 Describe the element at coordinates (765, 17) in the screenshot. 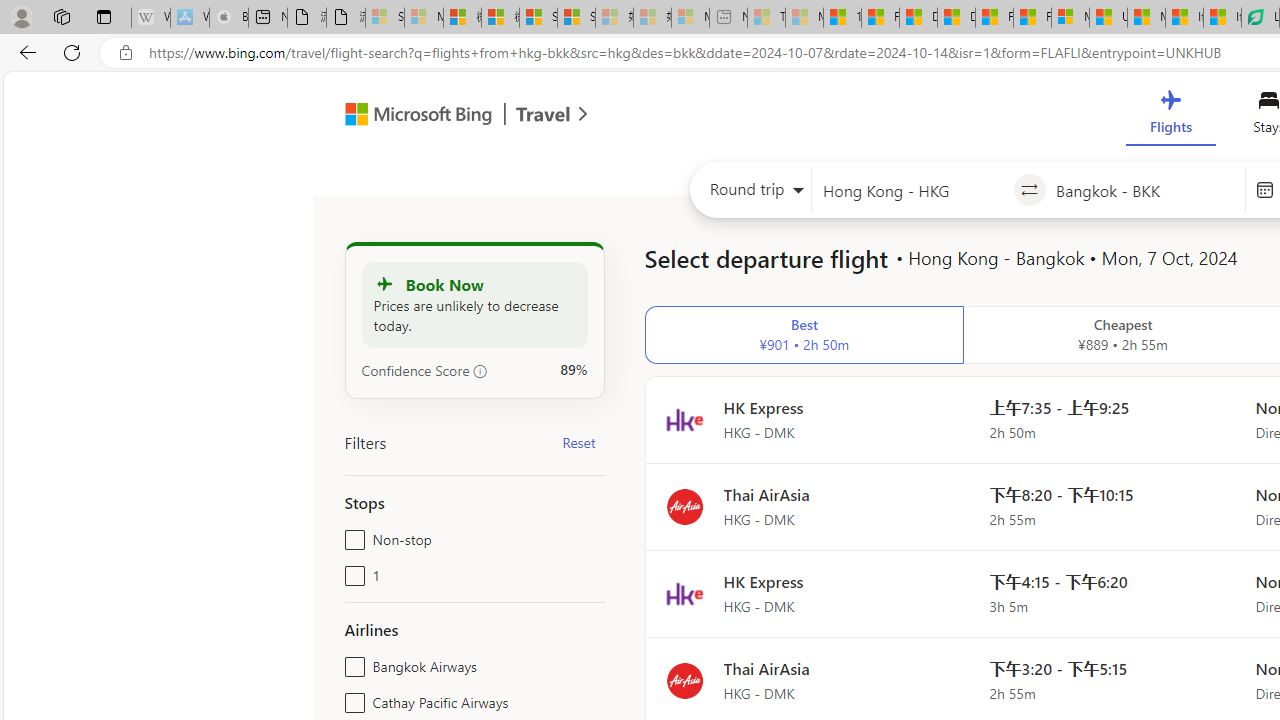

I see `'Top Stories - MSN - Sleeping'` at that location.